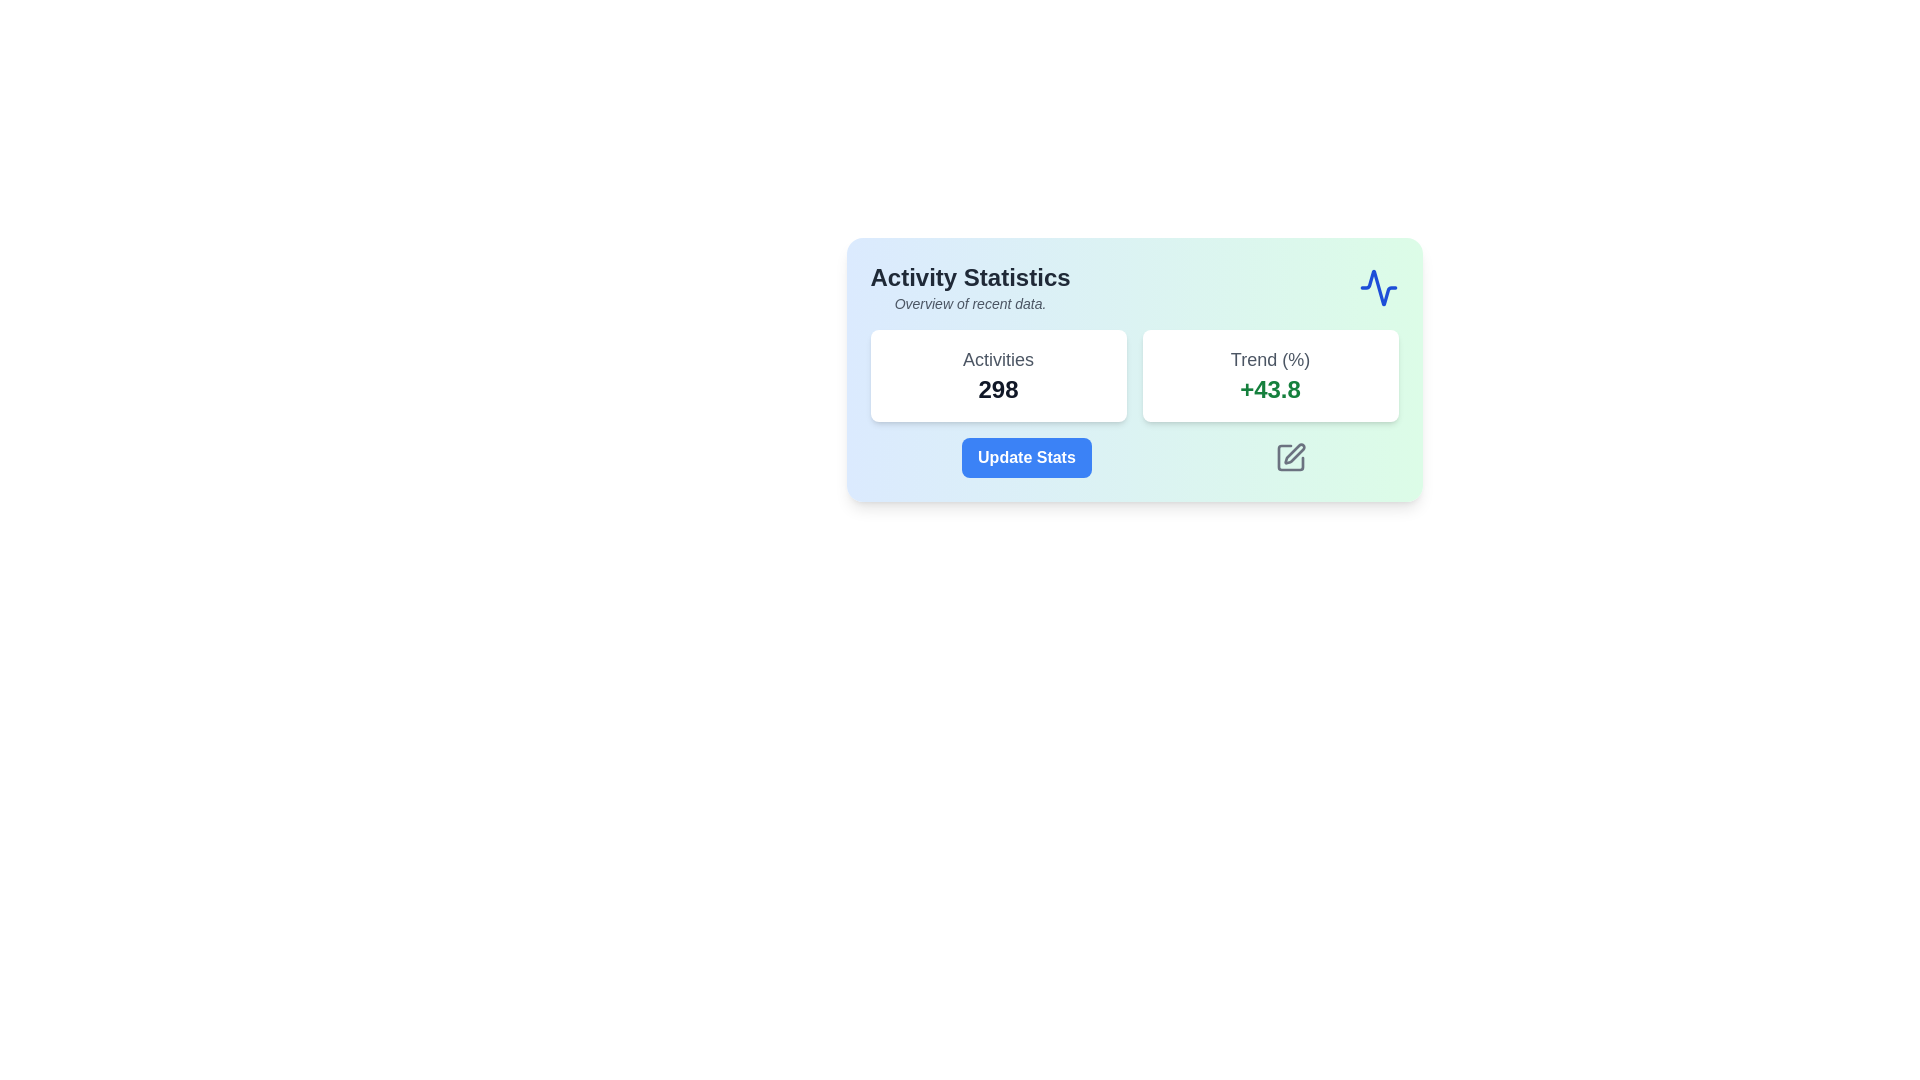 The image size is (1920, 1080). I want to click on the percentage value displayed in green within the 'Trend (%)' panel, so click(1269, 389).